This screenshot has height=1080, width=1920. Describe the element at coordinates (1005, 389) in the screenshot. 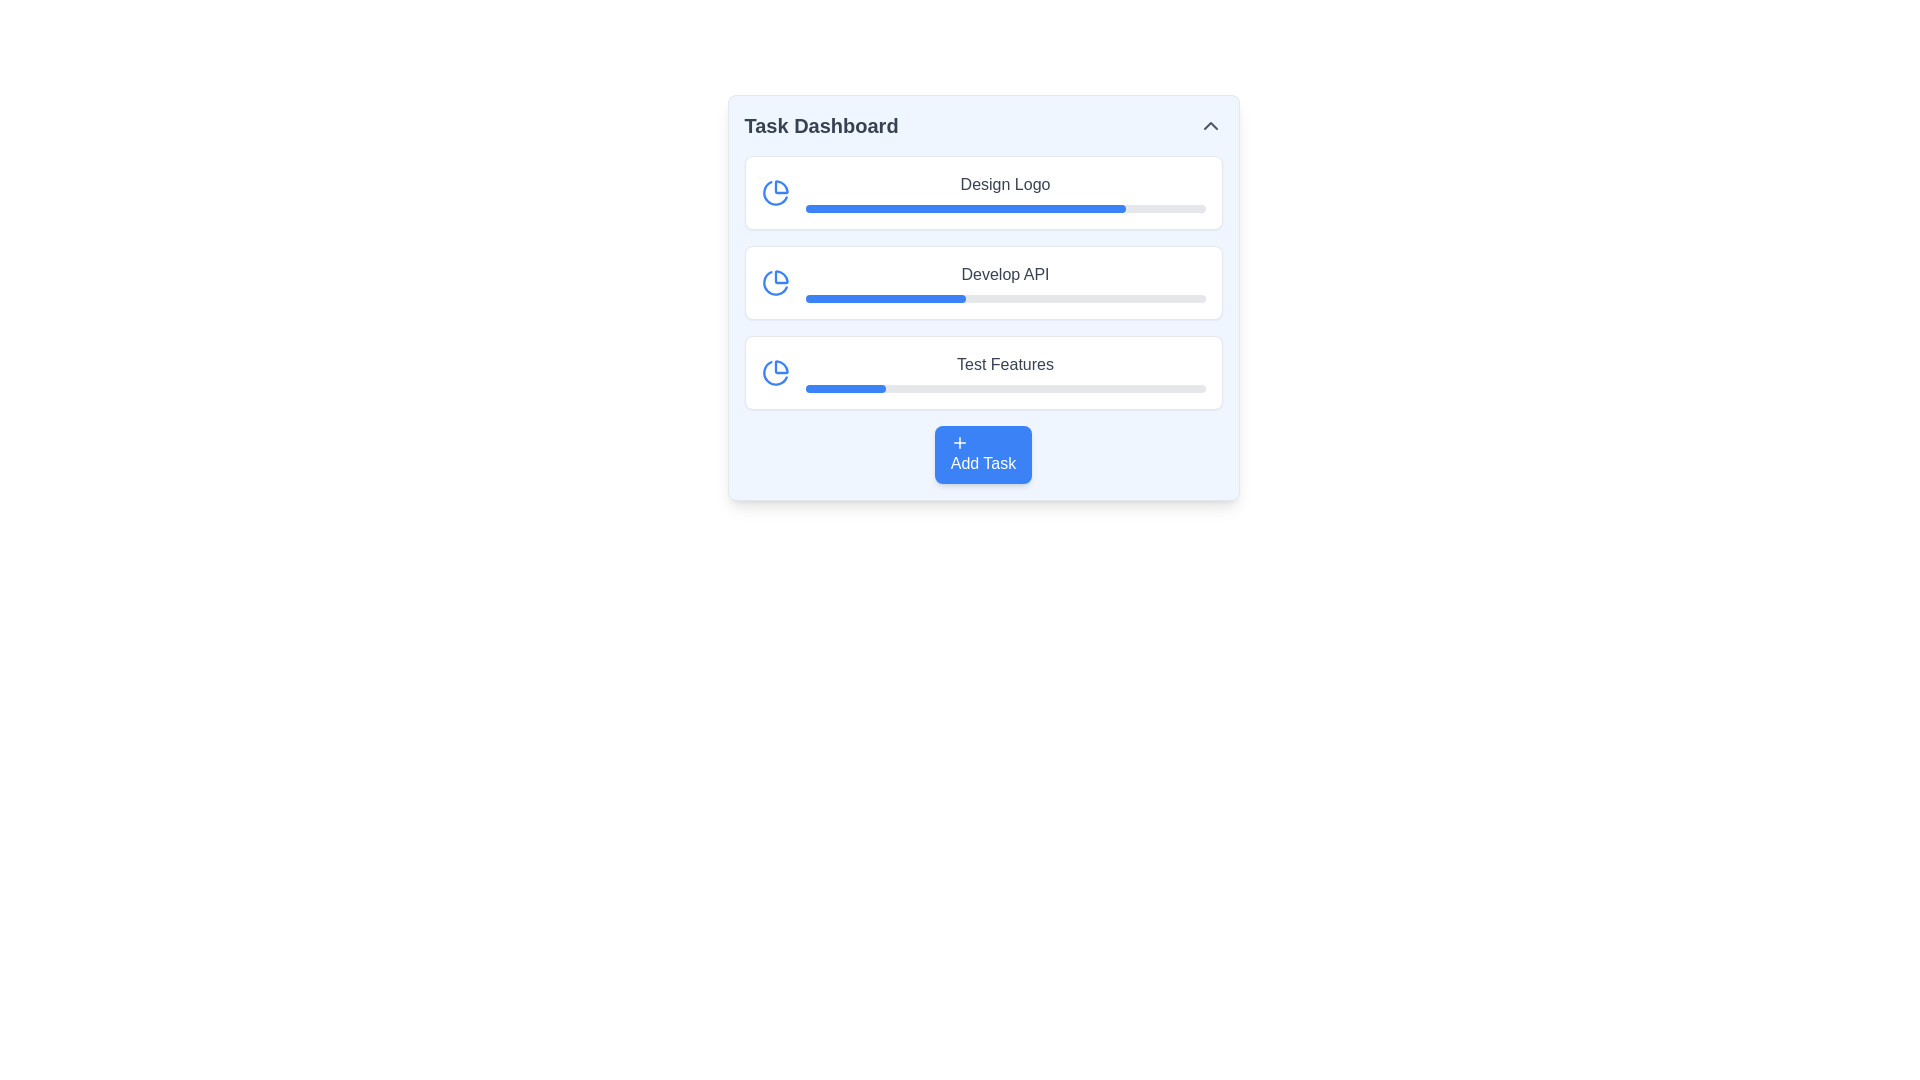

I see `the progress bar indicating the completion status of the task labeled 'Test Features' located below its label in the 'Task Dashboard' section` at that location.